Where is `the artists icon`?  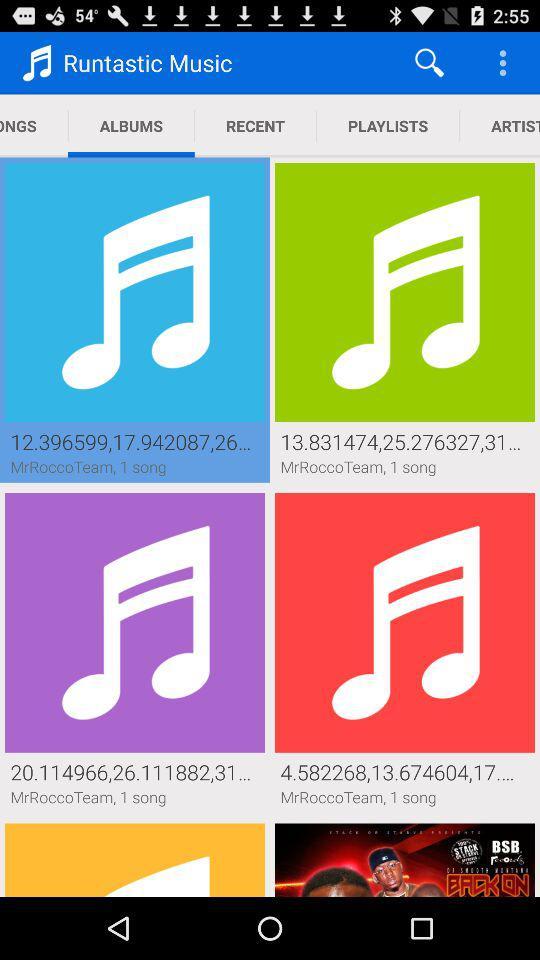 the artists icon is located at coordinates (498, 125).